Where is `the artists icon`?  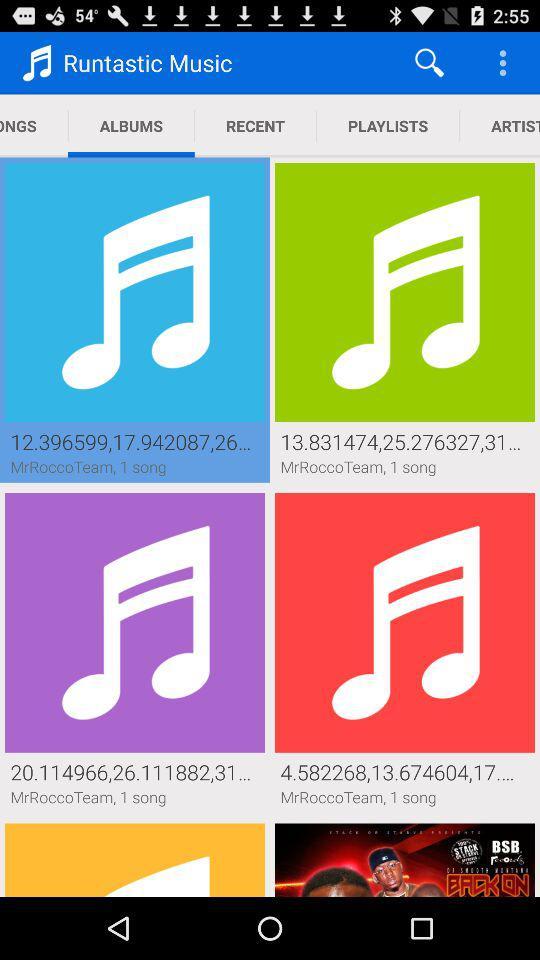 the artists icon is located at coordinates (498, 125).